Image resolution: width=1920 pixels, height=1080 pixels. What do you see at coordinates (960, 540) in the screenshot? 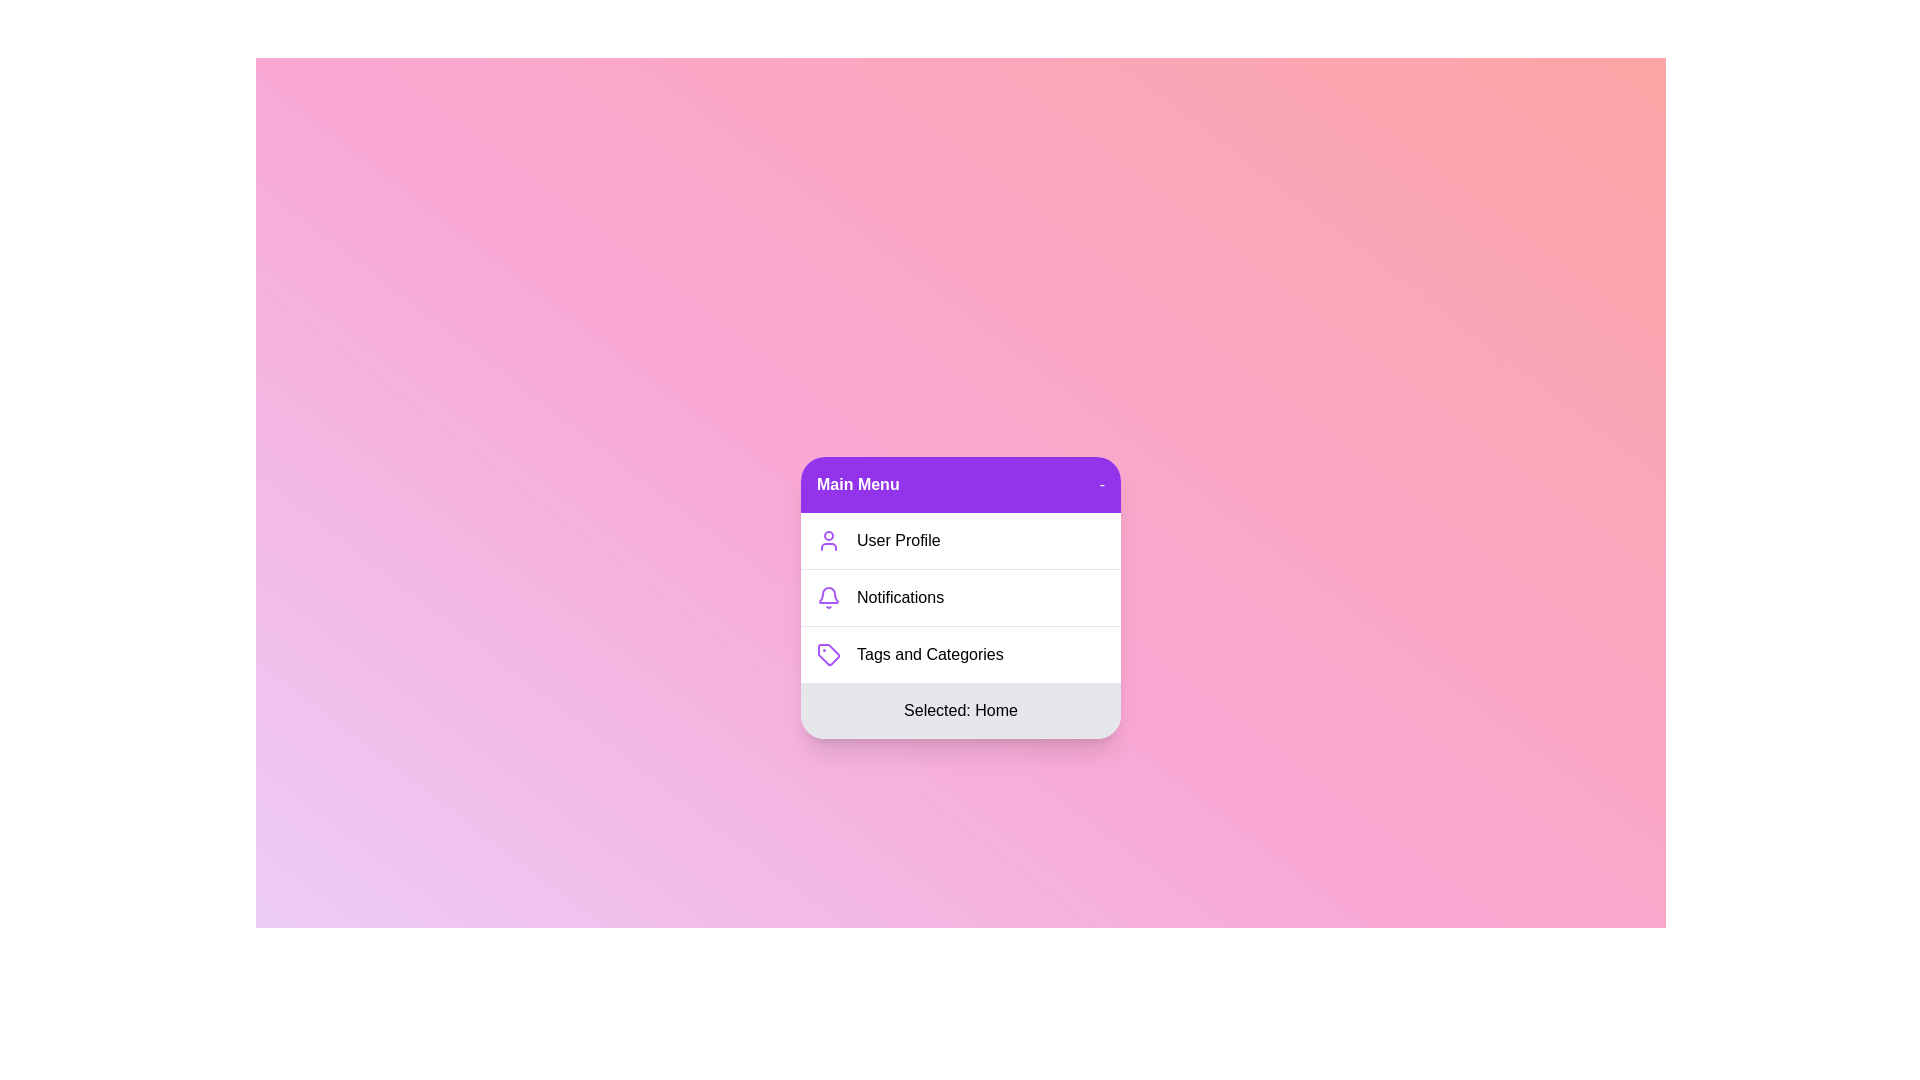
I see `the menu item User Profile from the list` at bounding box center [960, 540].